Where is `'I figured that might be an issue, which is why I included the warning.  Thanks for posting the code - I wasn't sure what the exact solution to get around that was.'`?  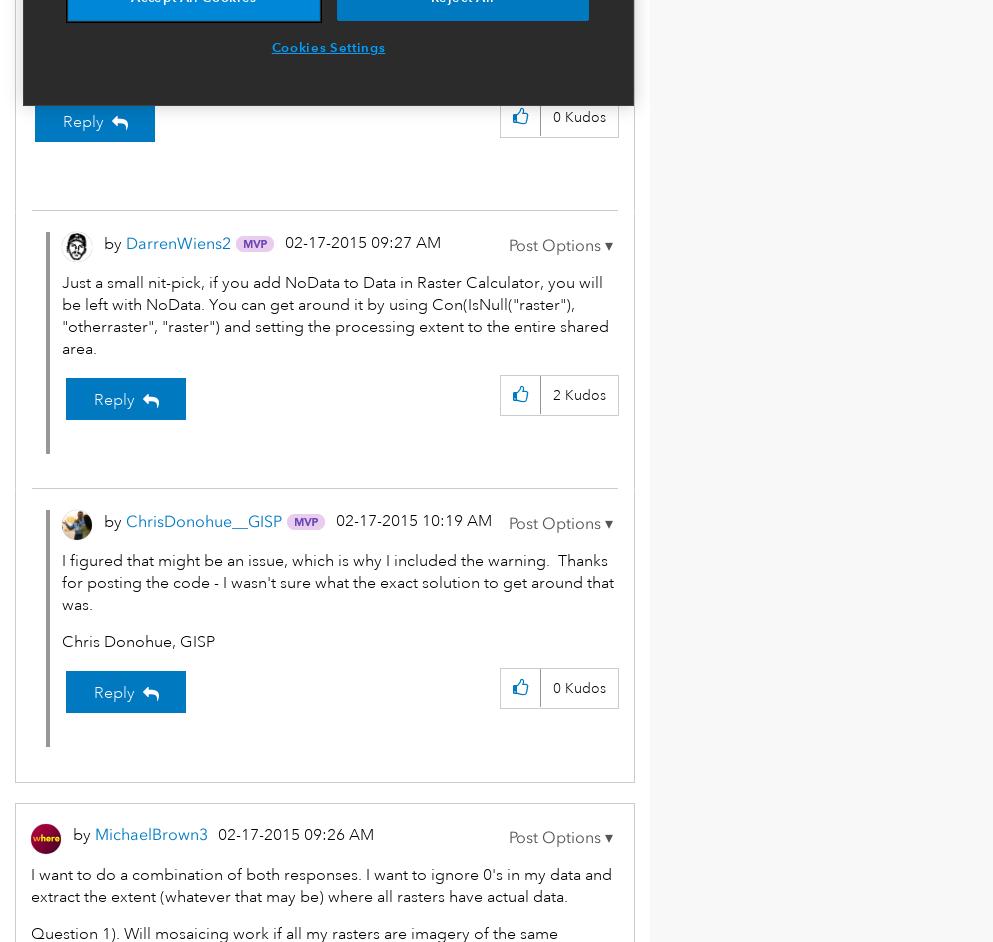 'I figured that might be an issue, which is why I included the warning.  Thanks for posting the code - I wasn't sure what the exact solution to get around that was.' is located at coordinates (337, 583).